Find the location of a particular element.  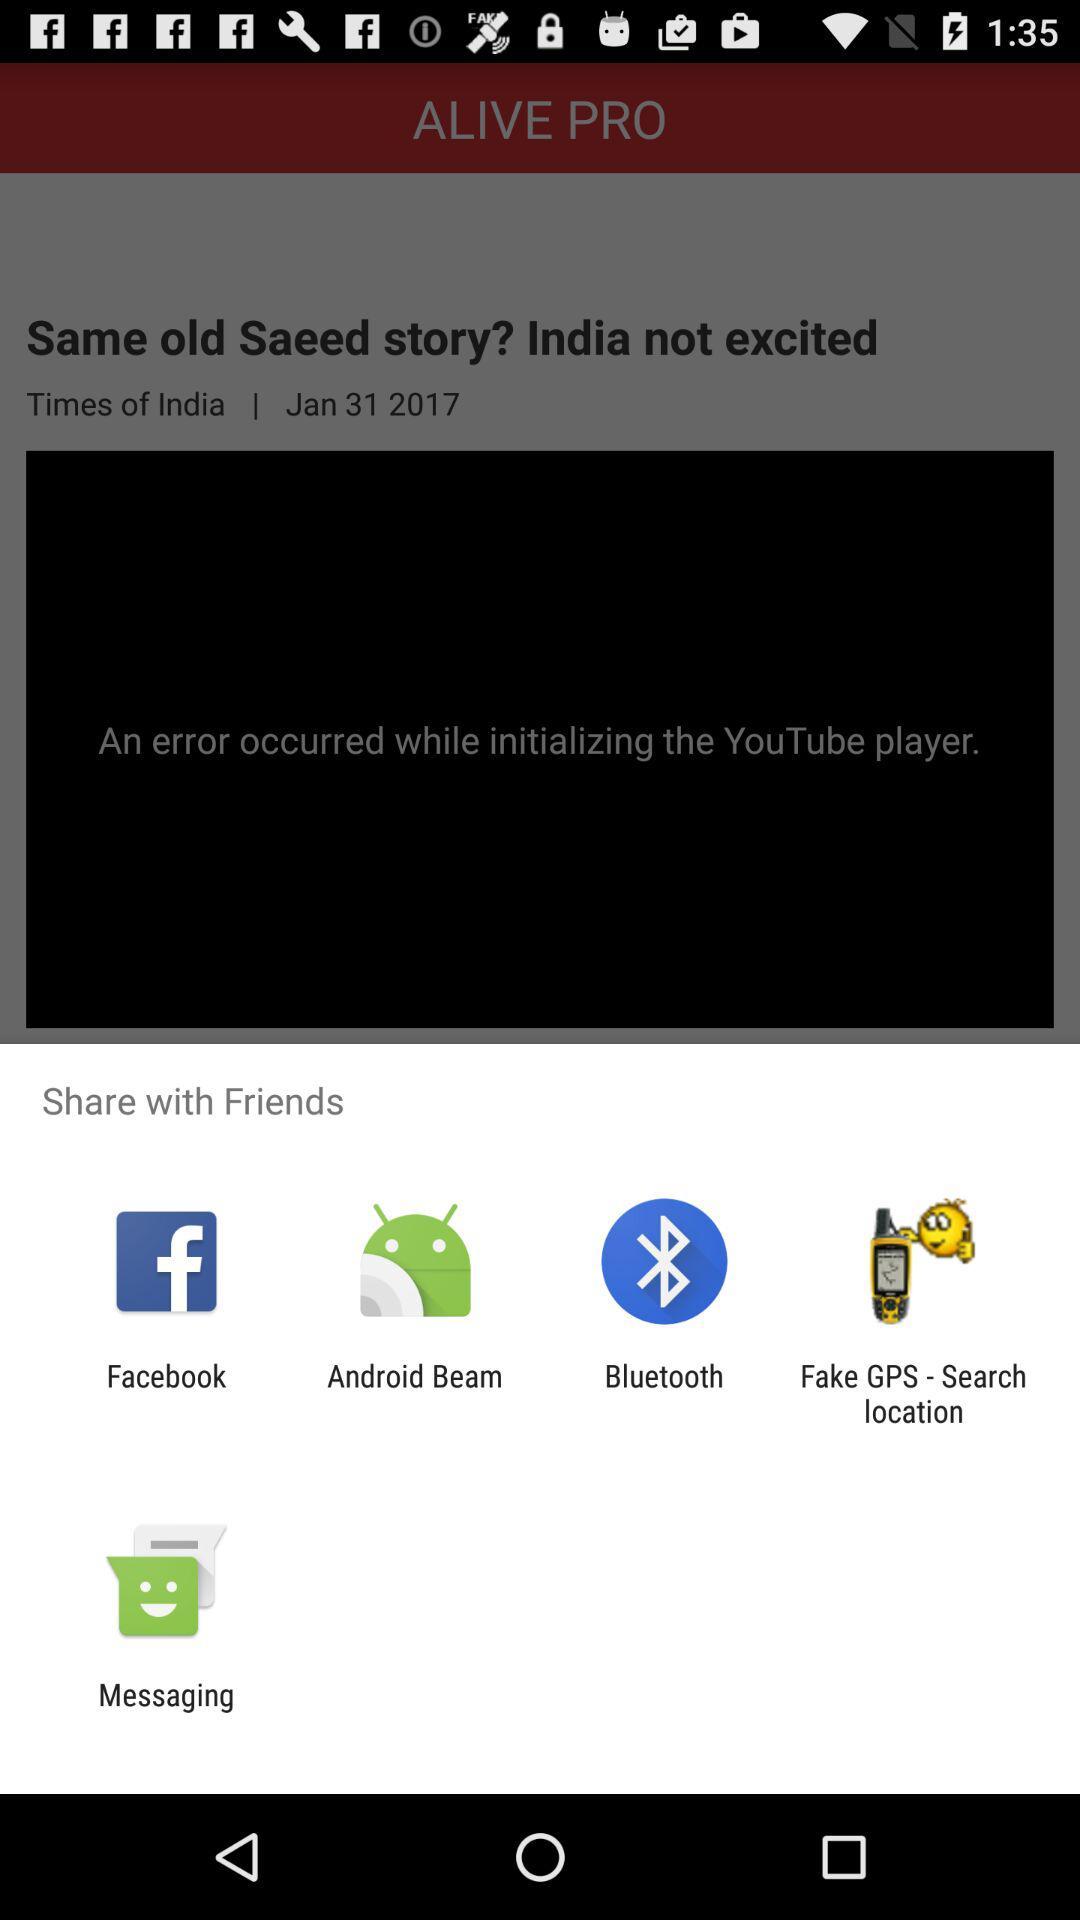

the app to the left of bluetooth item is located at coordinates (414, 1392).